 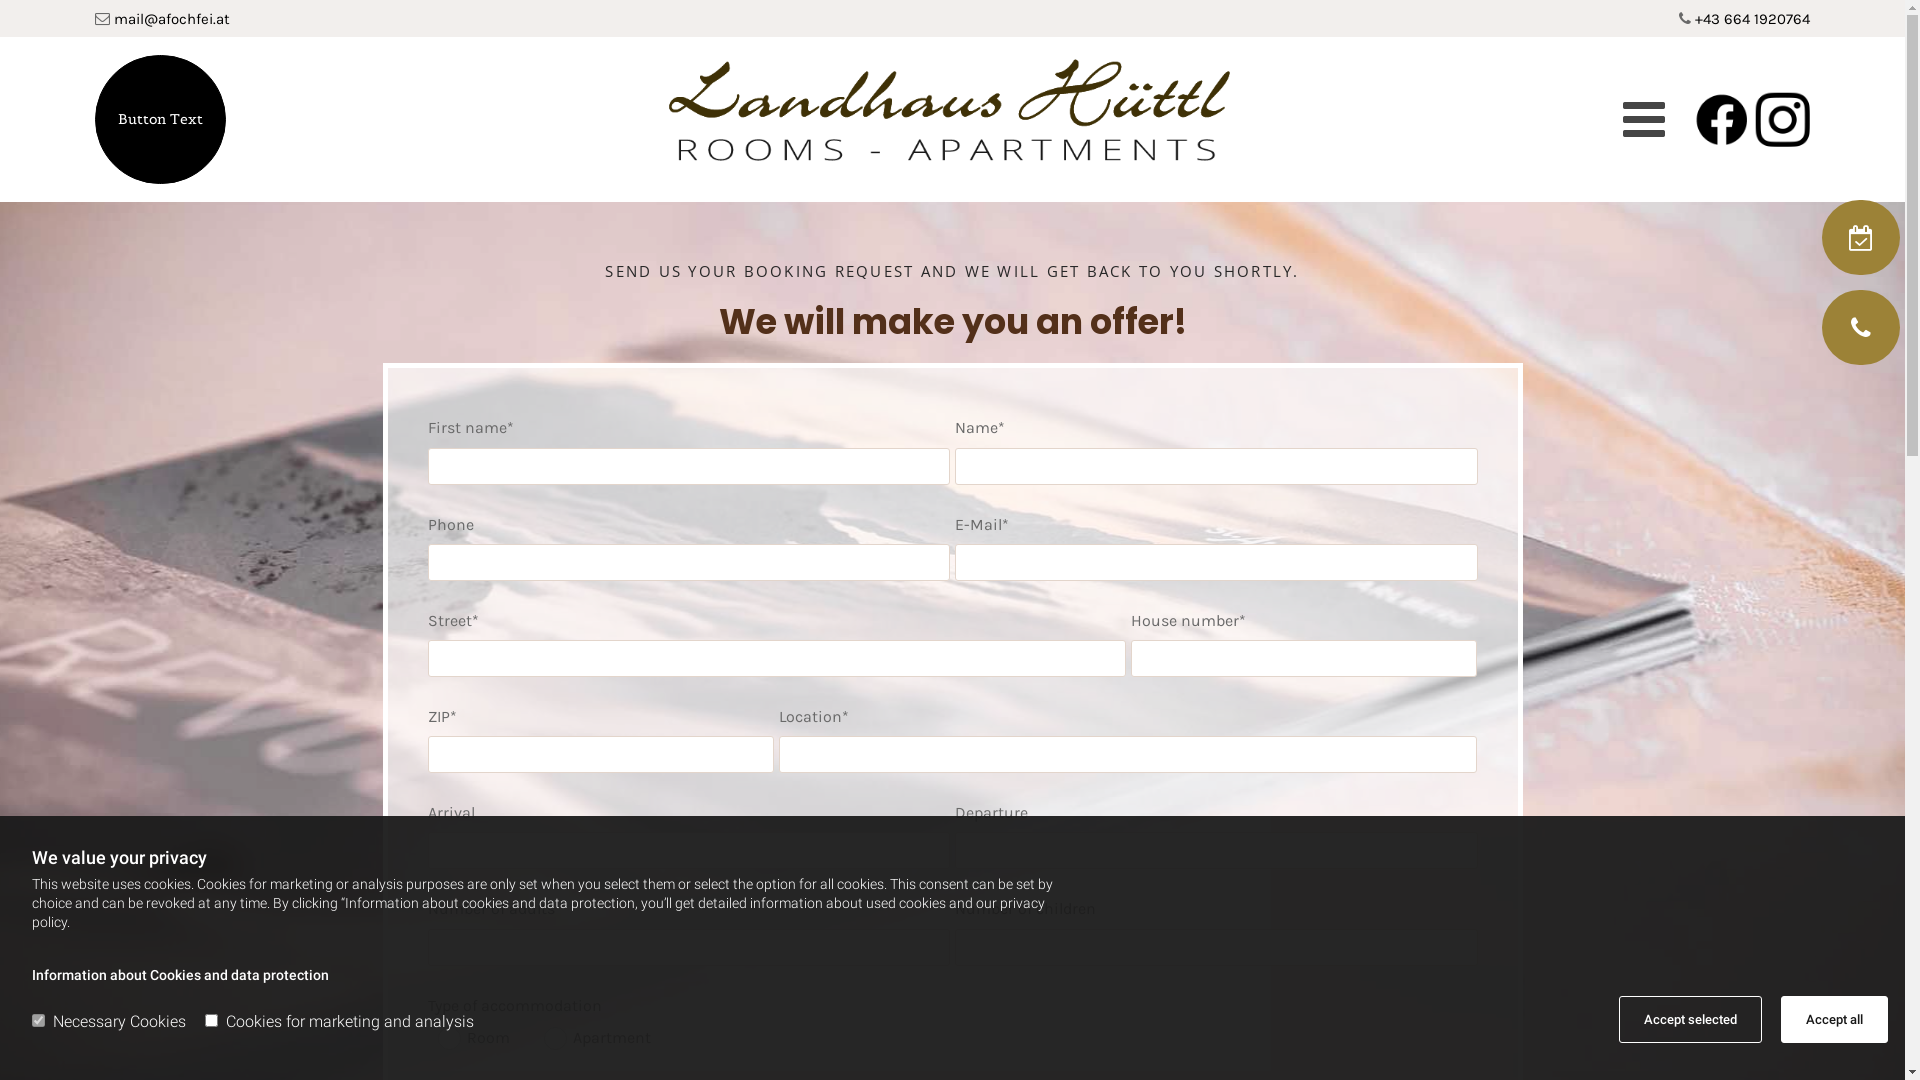 What do you see at coordinates (1834, 1019) in the screenshot?
I see `'Accept all'` at bounding box center [1834, 1019].